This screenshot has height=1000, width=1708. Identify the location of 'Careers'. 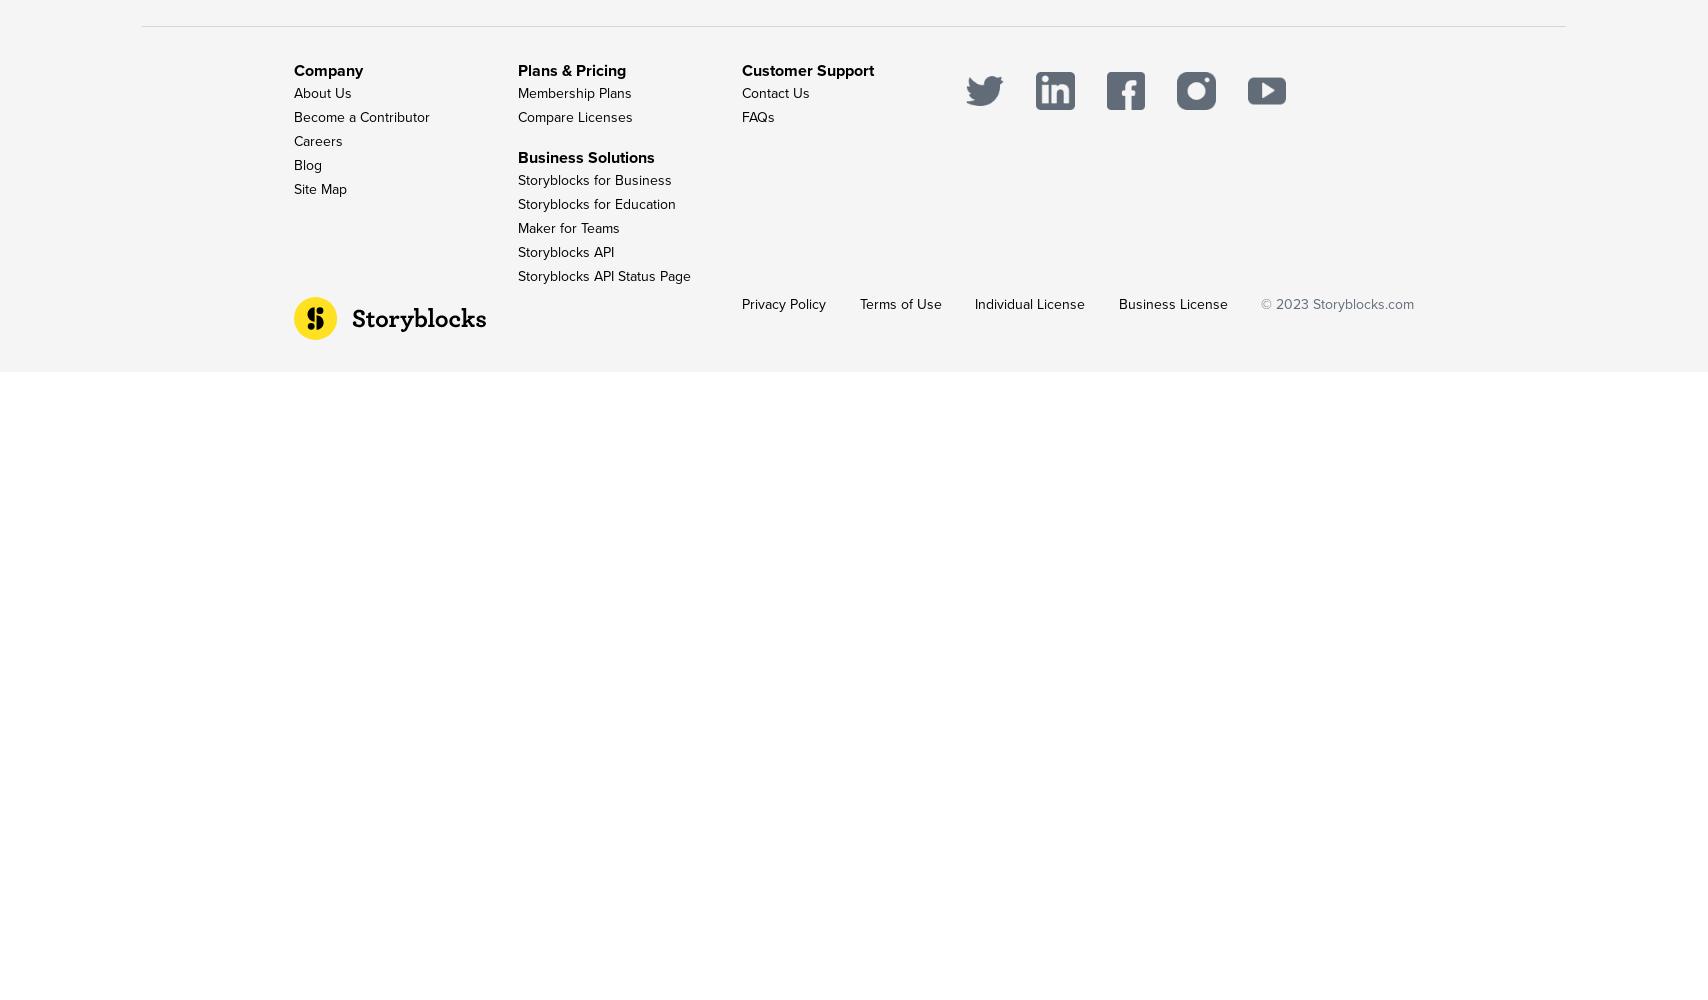
(293, 141).